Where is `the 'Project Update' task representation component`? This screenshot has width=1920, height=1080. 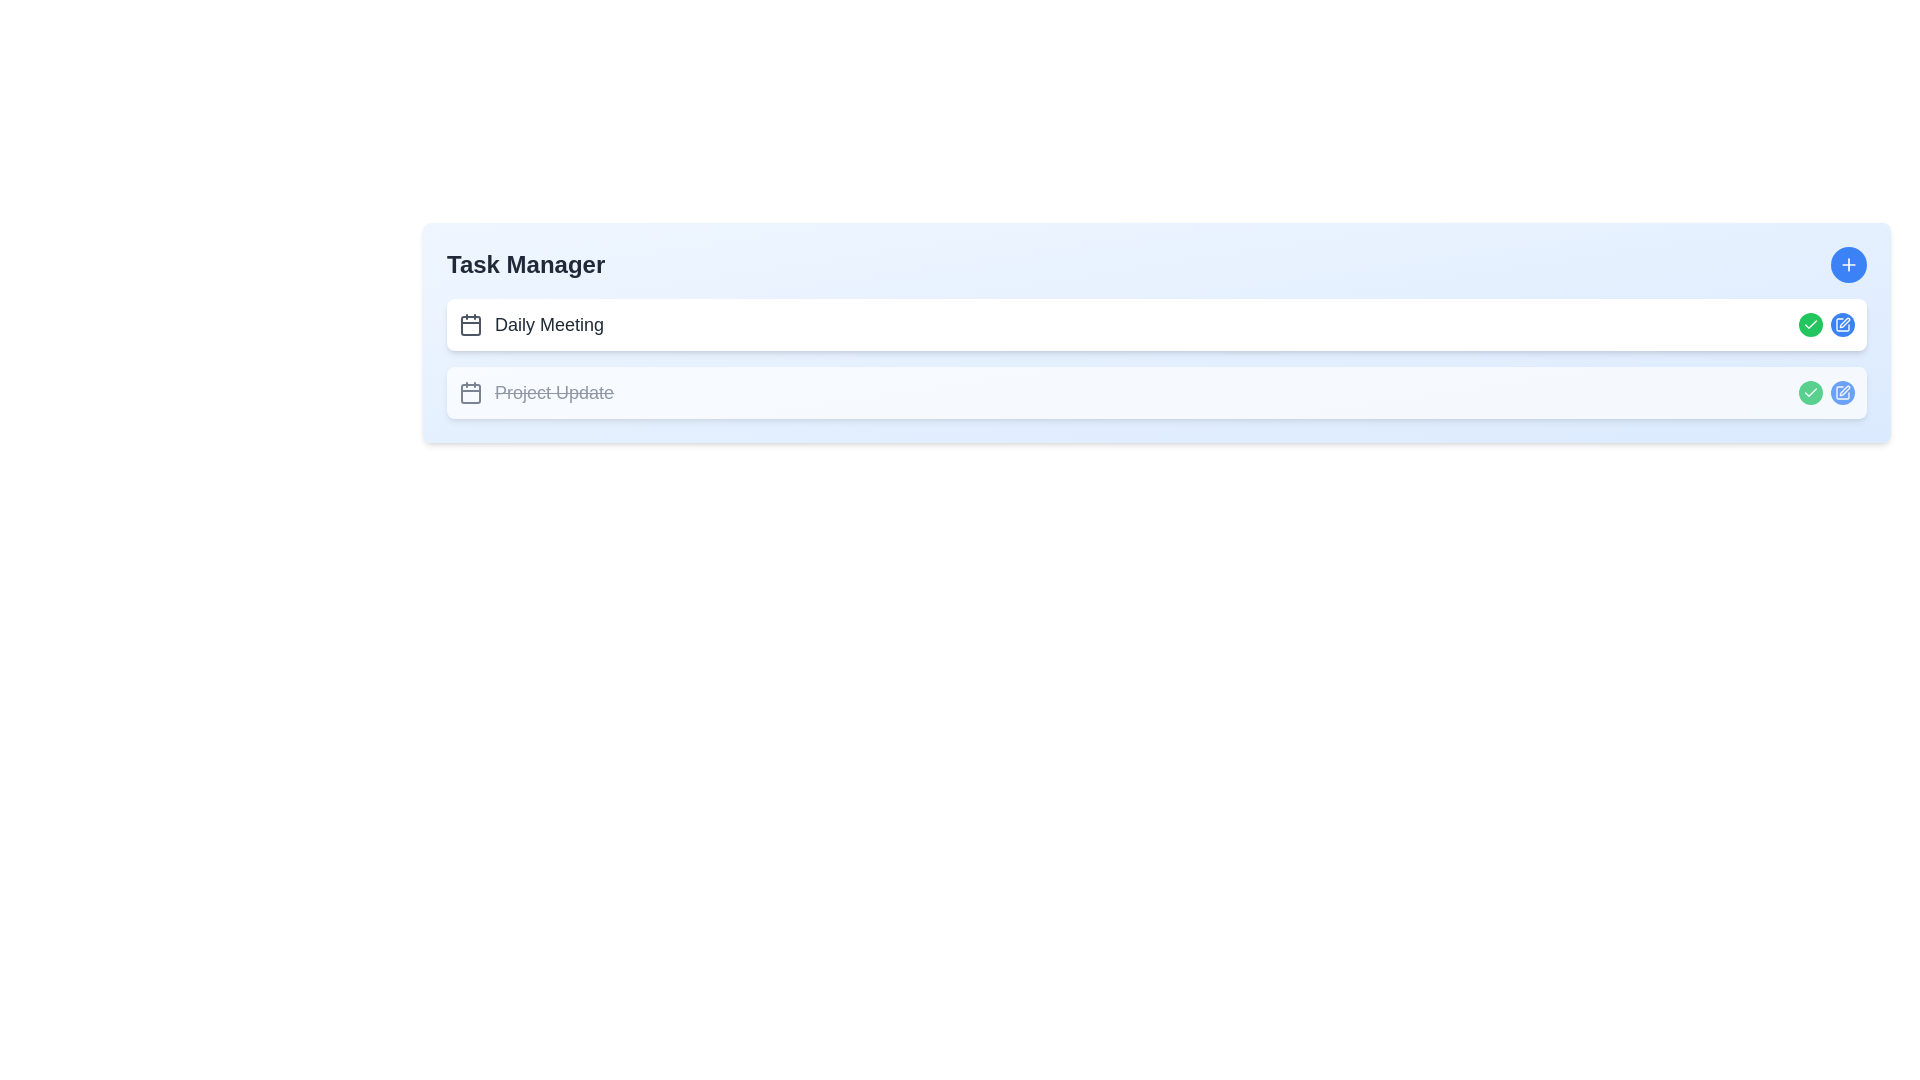
the 'Project Update' task representation component is located at coordinates (1156, 393).